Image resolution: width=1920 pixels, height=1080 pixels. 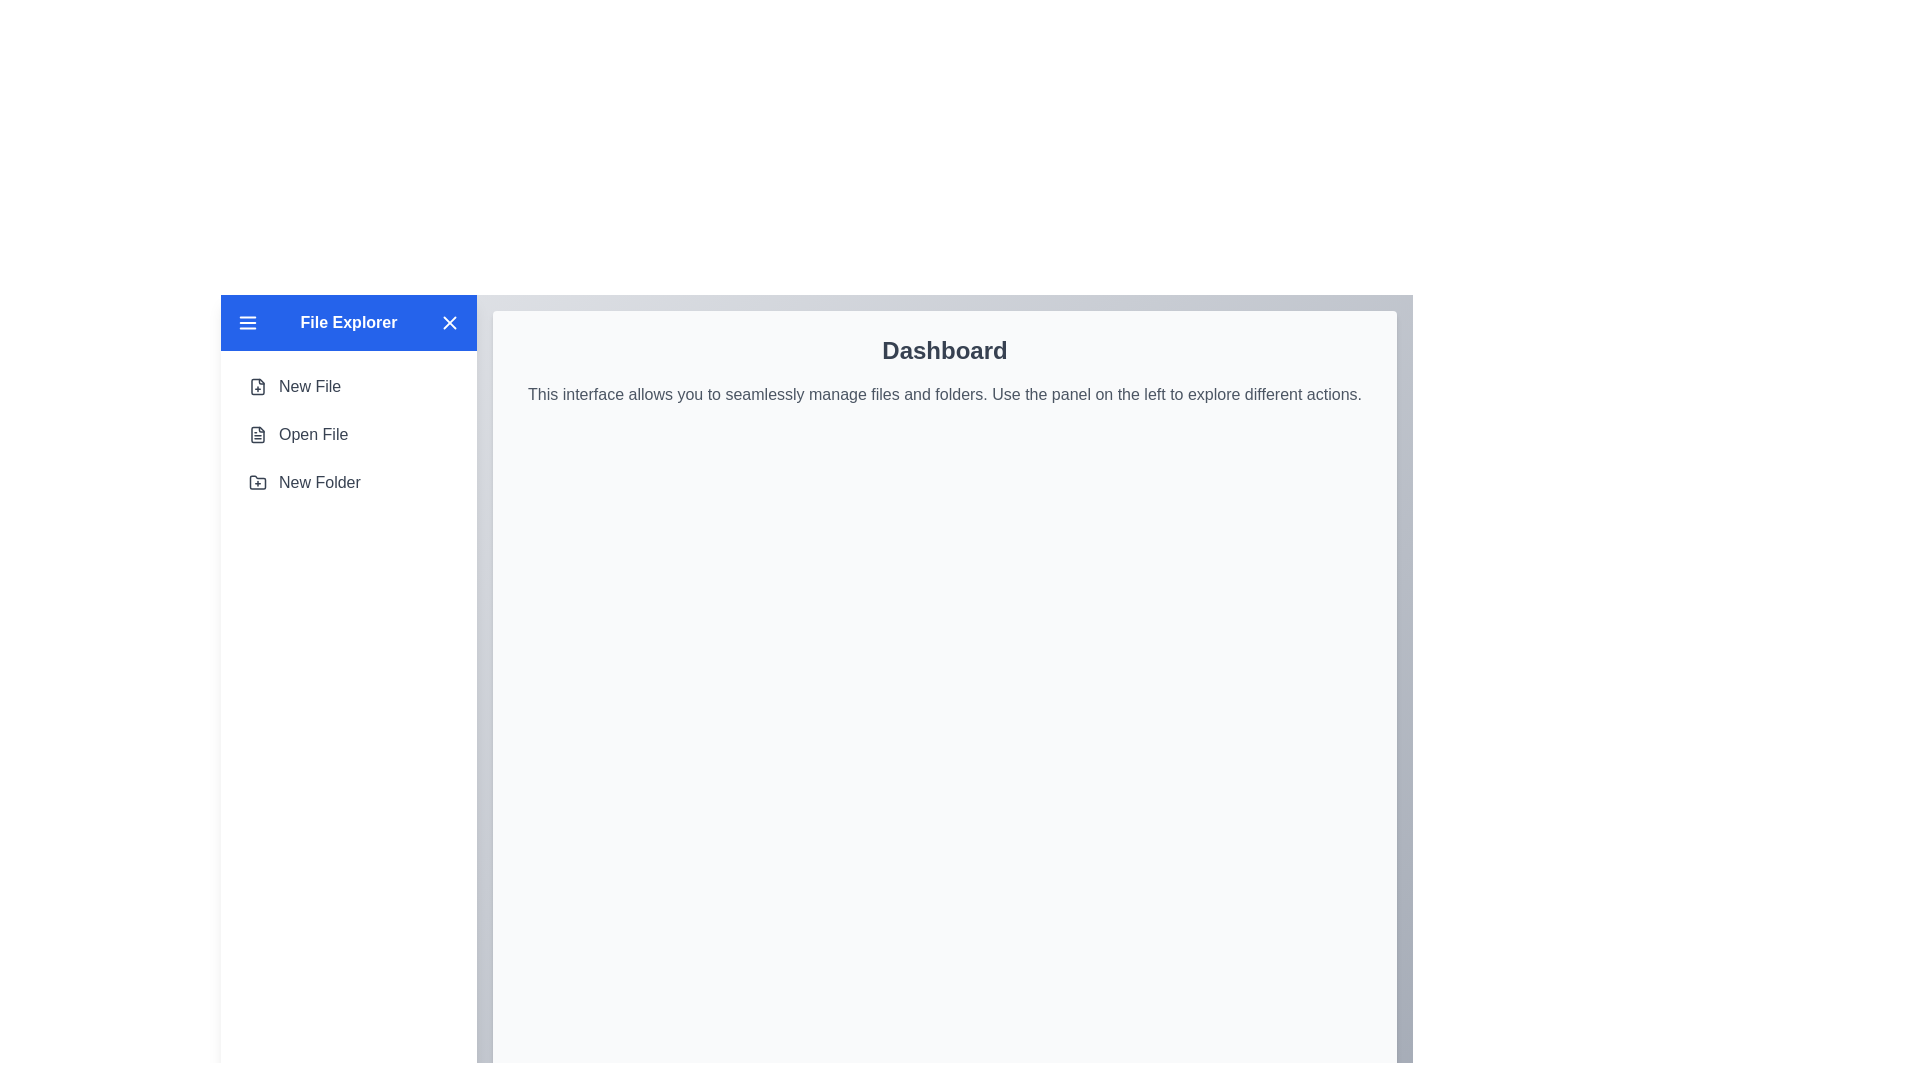 What do you see at coordinates (944, 394) in the screenshot?
I see `text that displays the message: 'This interface allows you to seamlessly manage files and folders. Use the panel on the left to explore different actions.', which is located below the 'Dashboard' heading in a gray font on a light-gray background` at bounding box center [944, 394].